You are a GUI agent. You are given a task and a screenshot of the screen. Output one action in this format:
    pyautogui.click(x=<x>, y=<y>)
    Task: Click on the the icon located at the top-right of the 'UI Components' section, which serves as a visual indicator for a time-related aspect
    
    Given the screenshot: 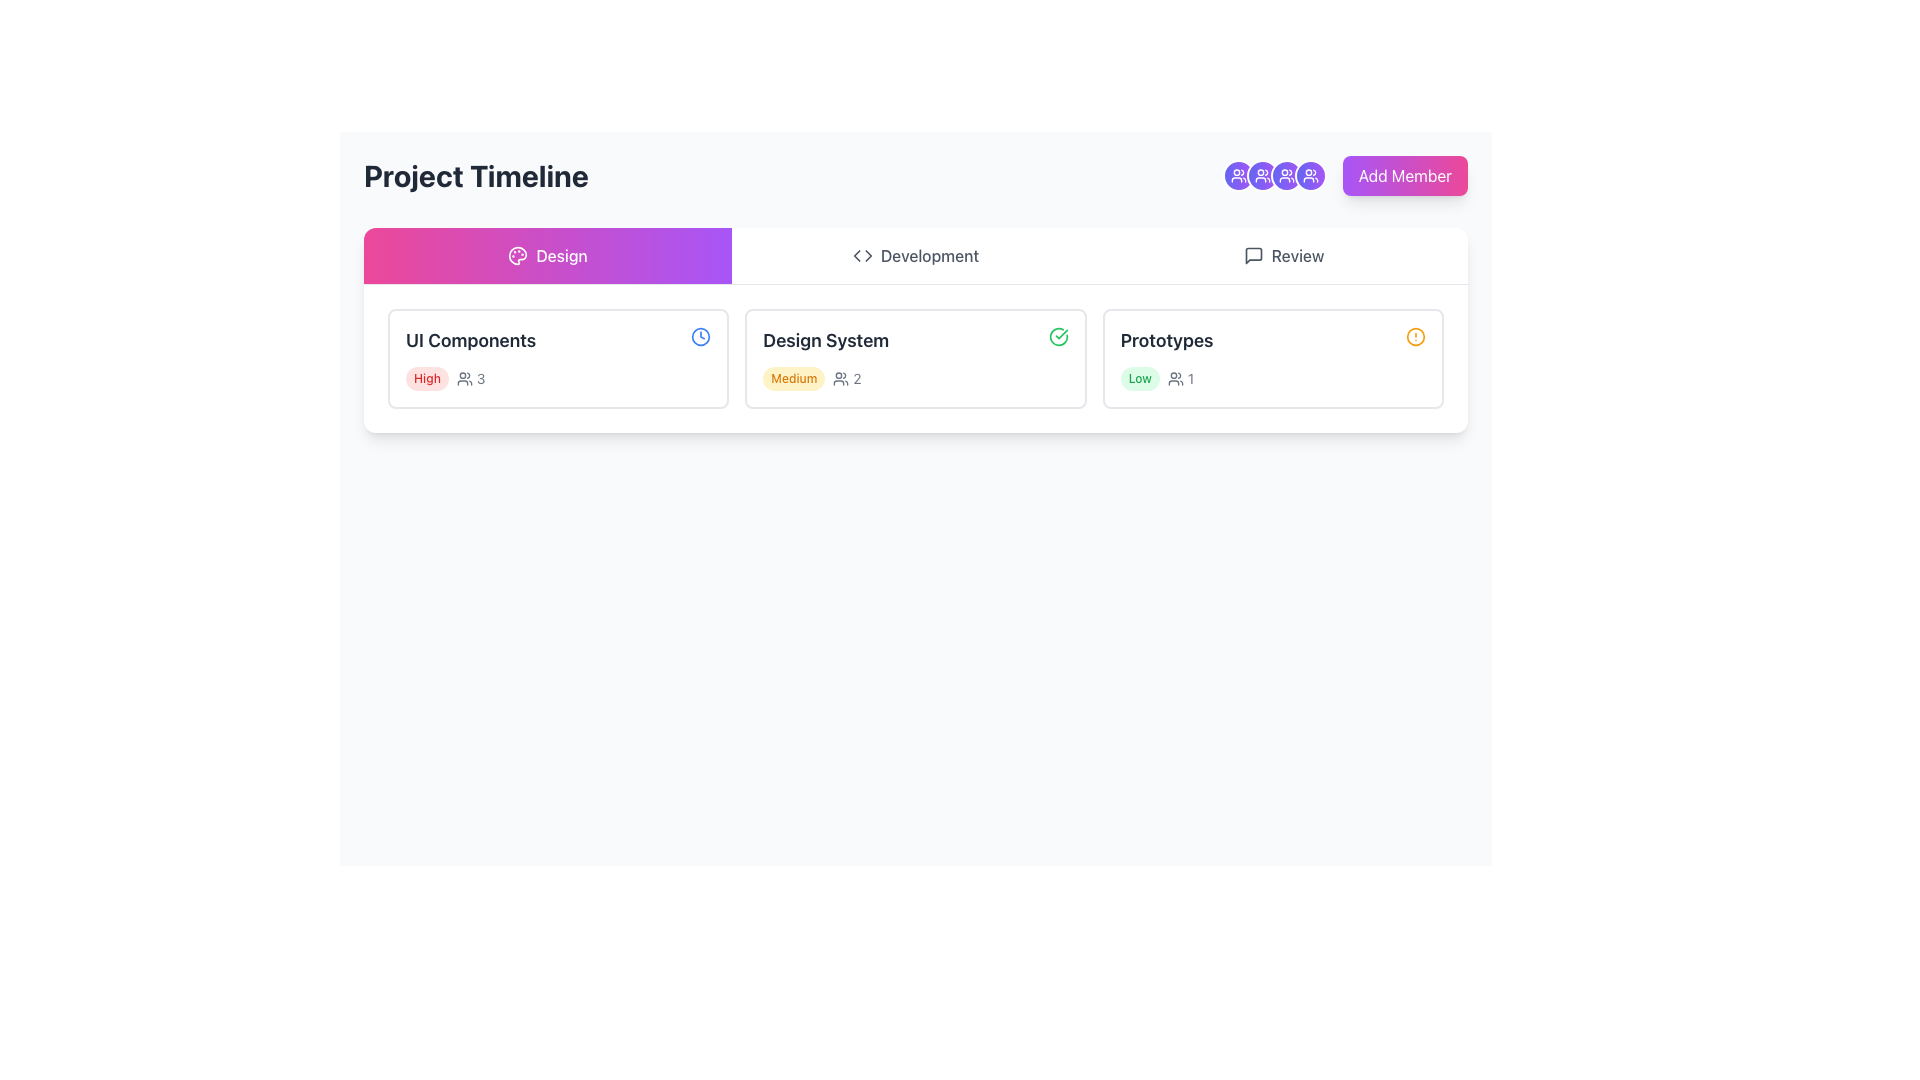 What is the action you would take?
    pyautogui.click(x=701, y=335)
    